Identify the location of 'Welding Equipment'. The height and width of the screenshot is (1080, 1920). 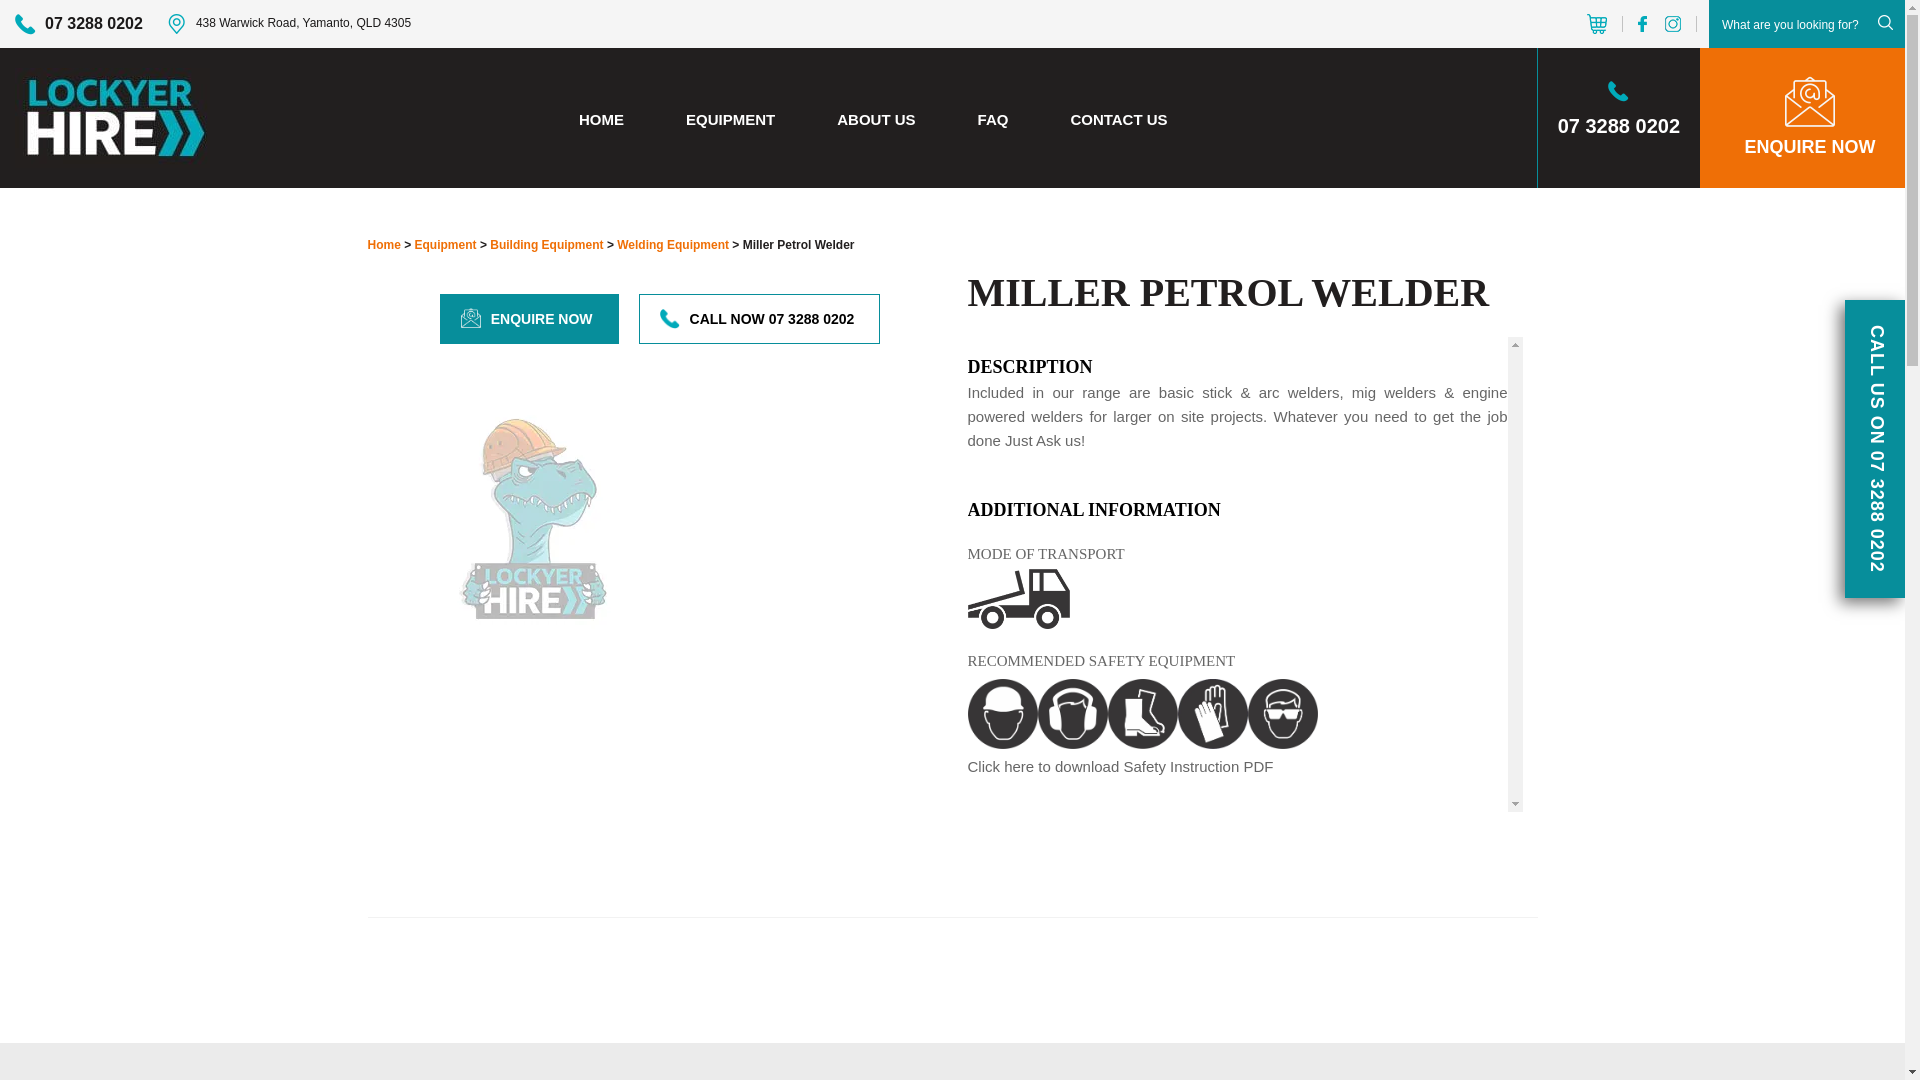
(672, 244).